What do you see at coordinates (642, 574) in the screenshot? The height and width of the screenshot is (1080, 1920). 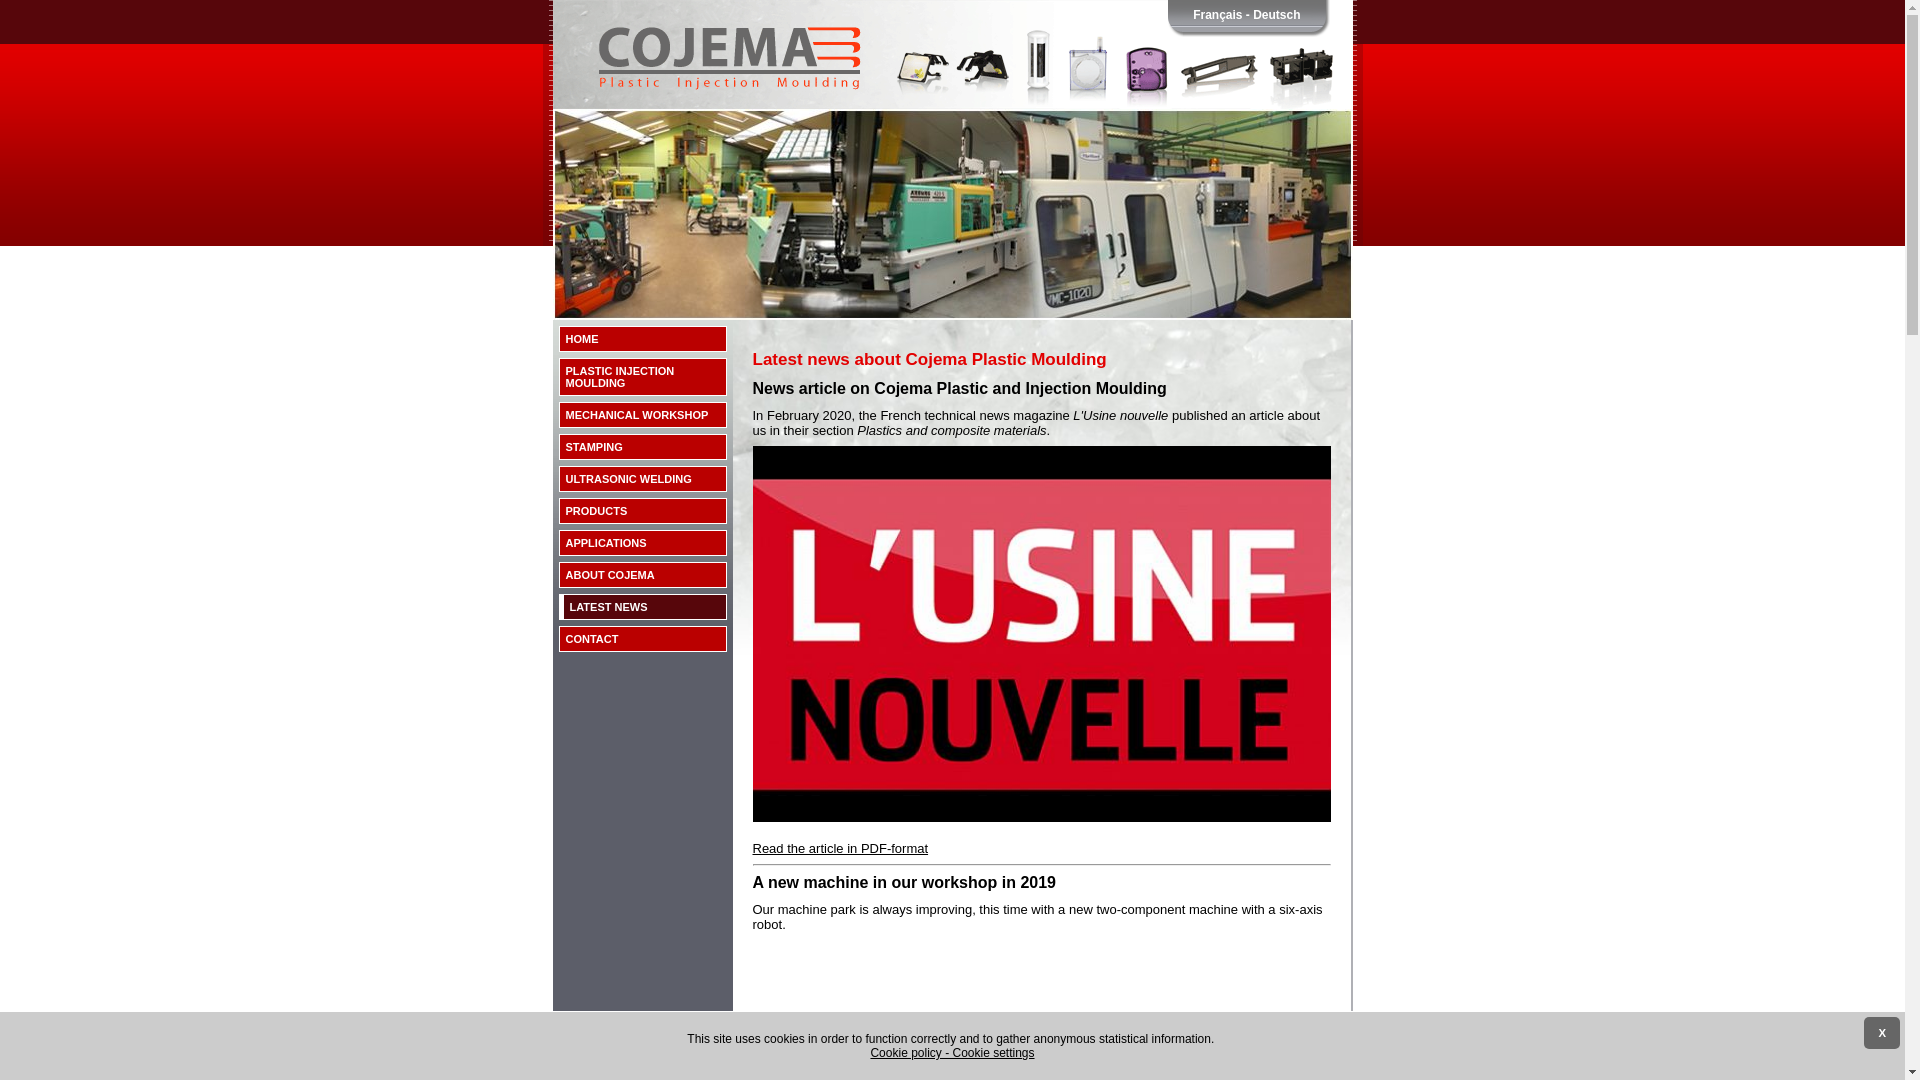 I see `'ABOUT COJEMA'` at bounding box center [642, 574].